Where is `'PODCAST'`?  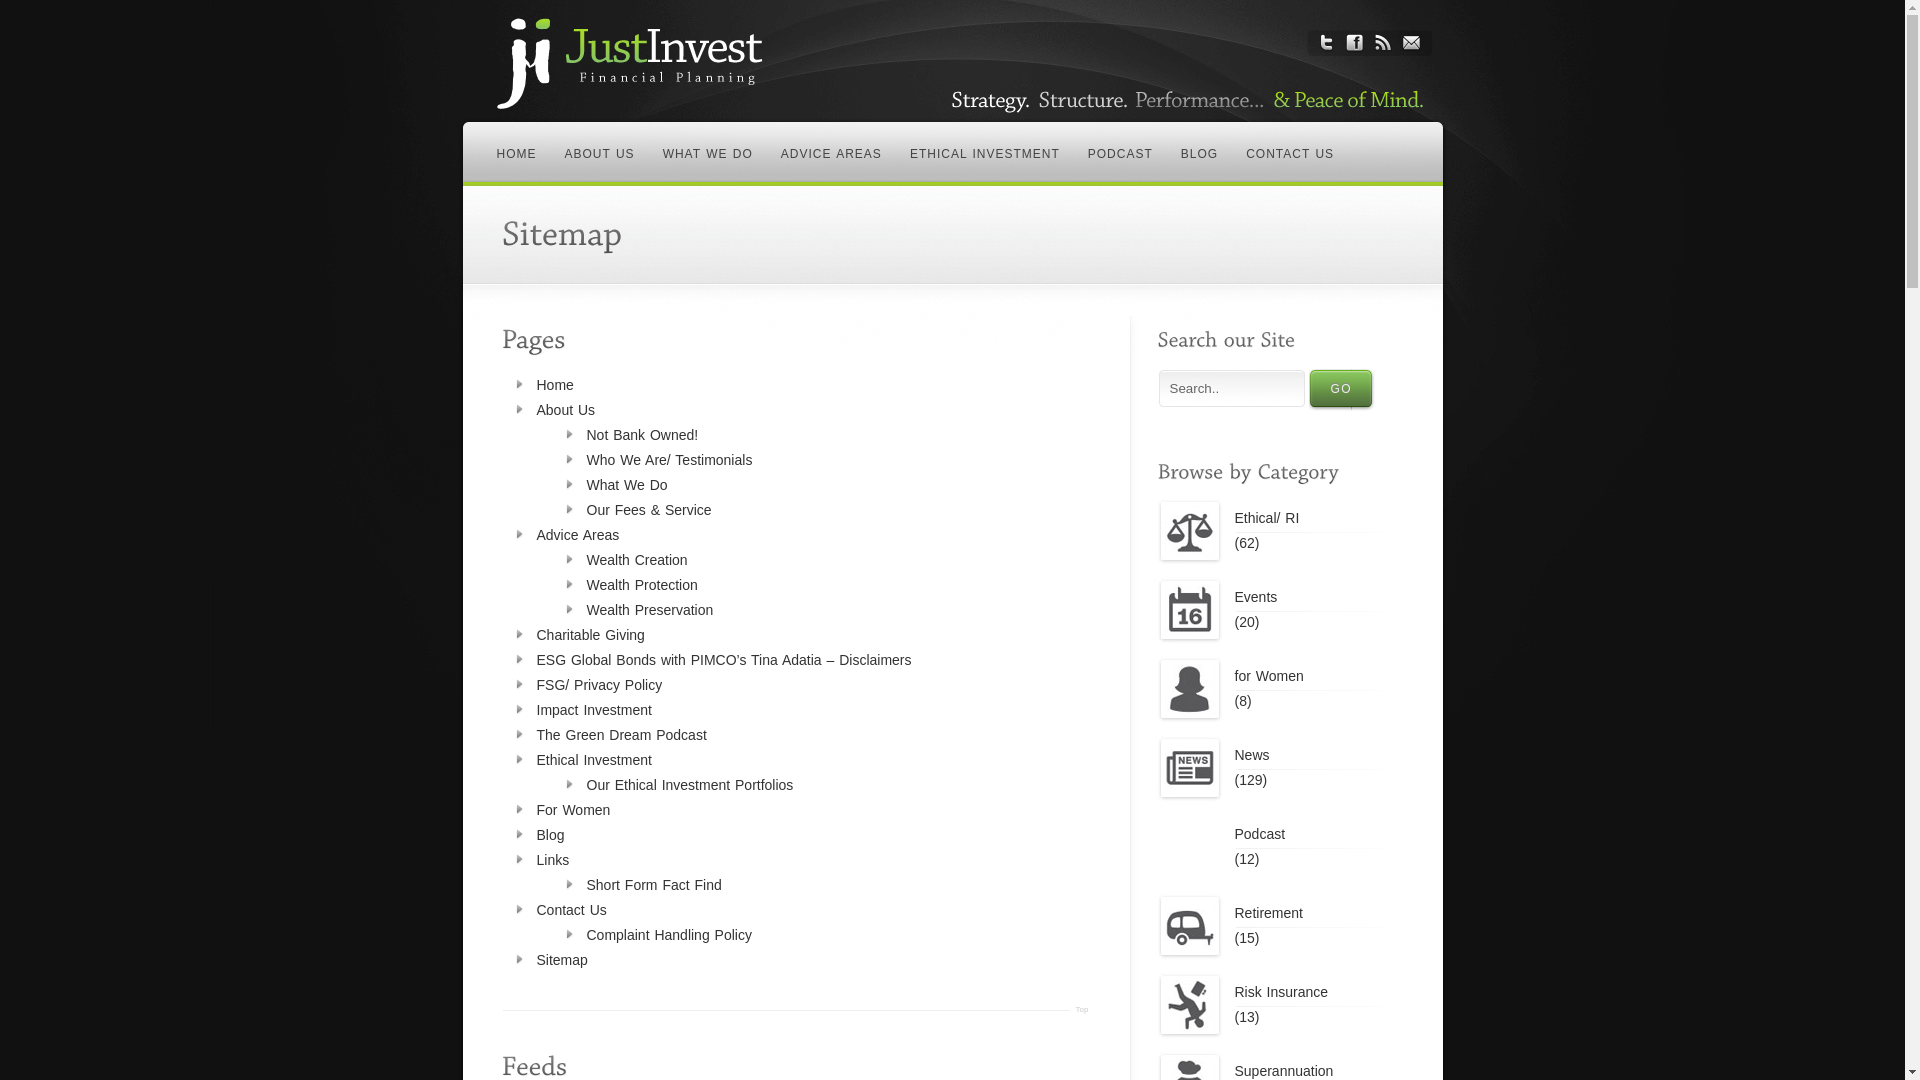 'PODCAST' is located at coordinates (1120, 153).